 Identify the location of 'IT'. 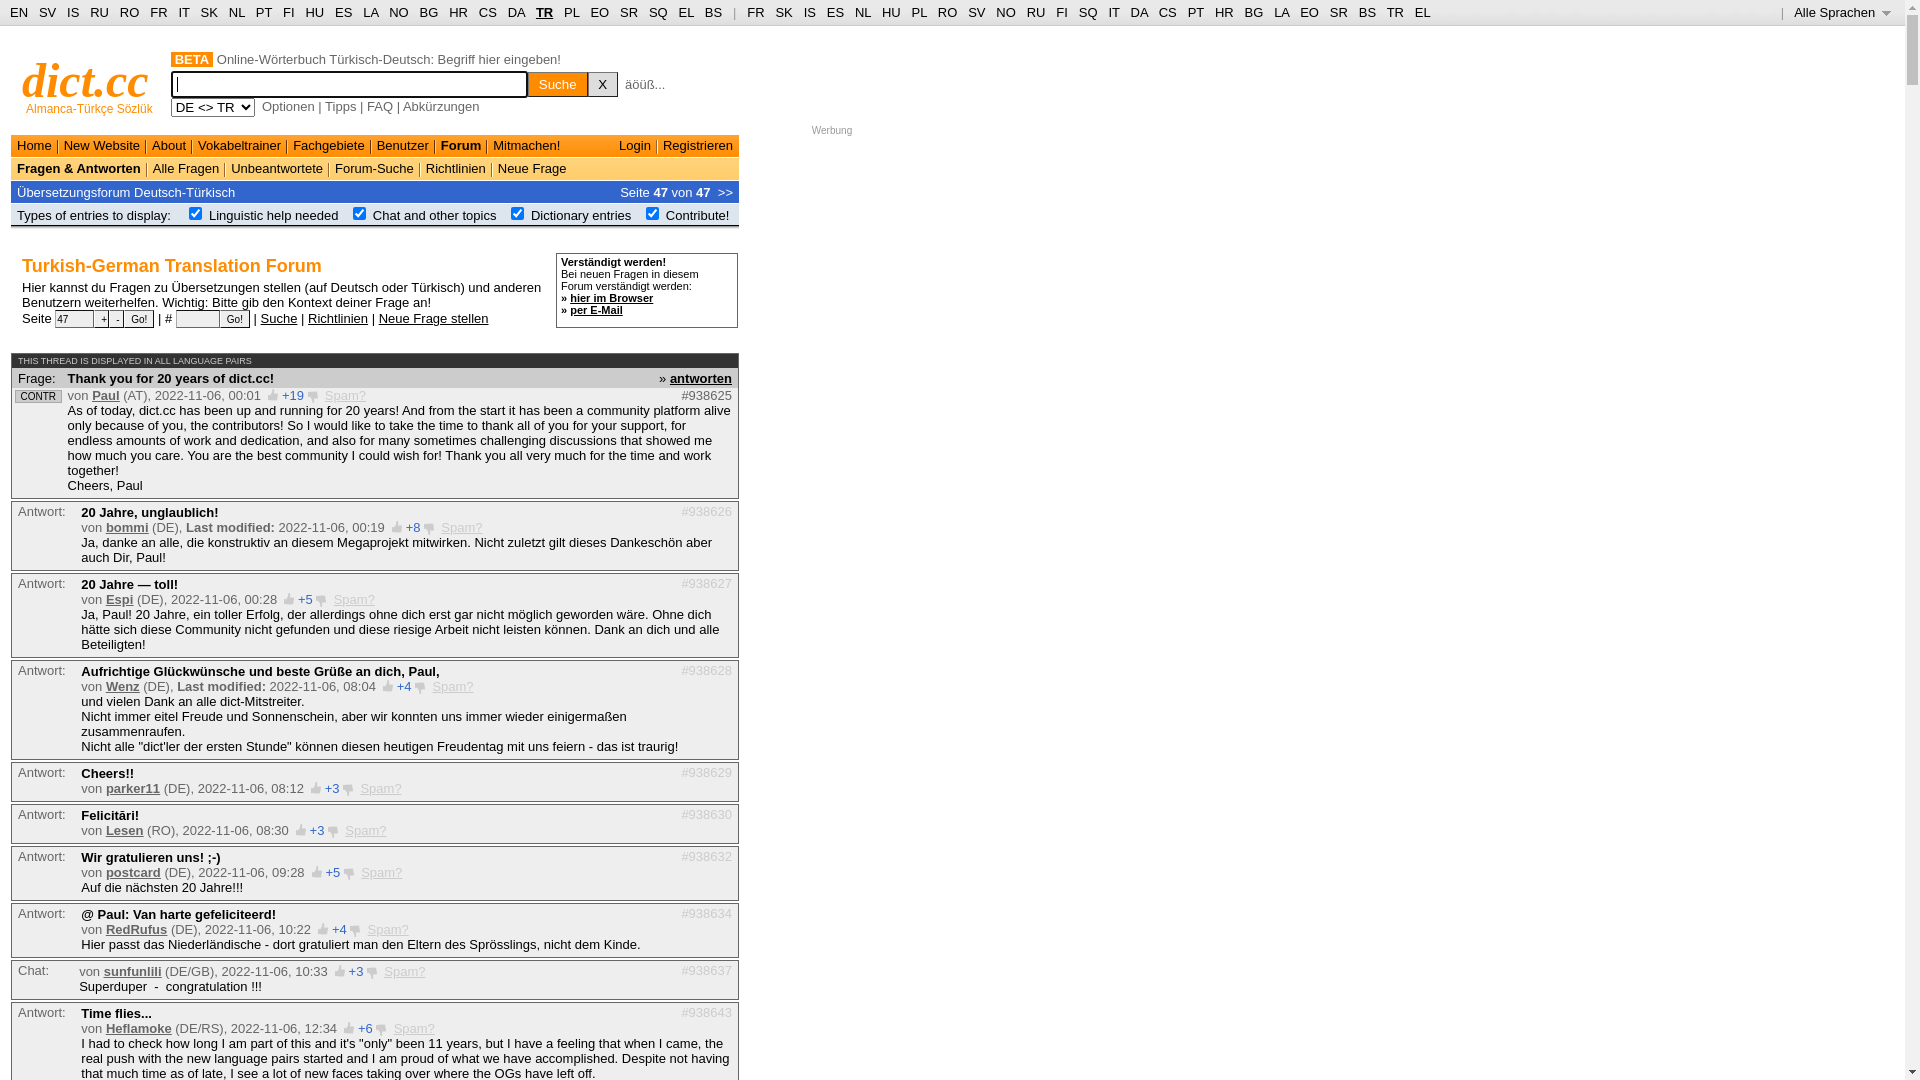
(183, 12).